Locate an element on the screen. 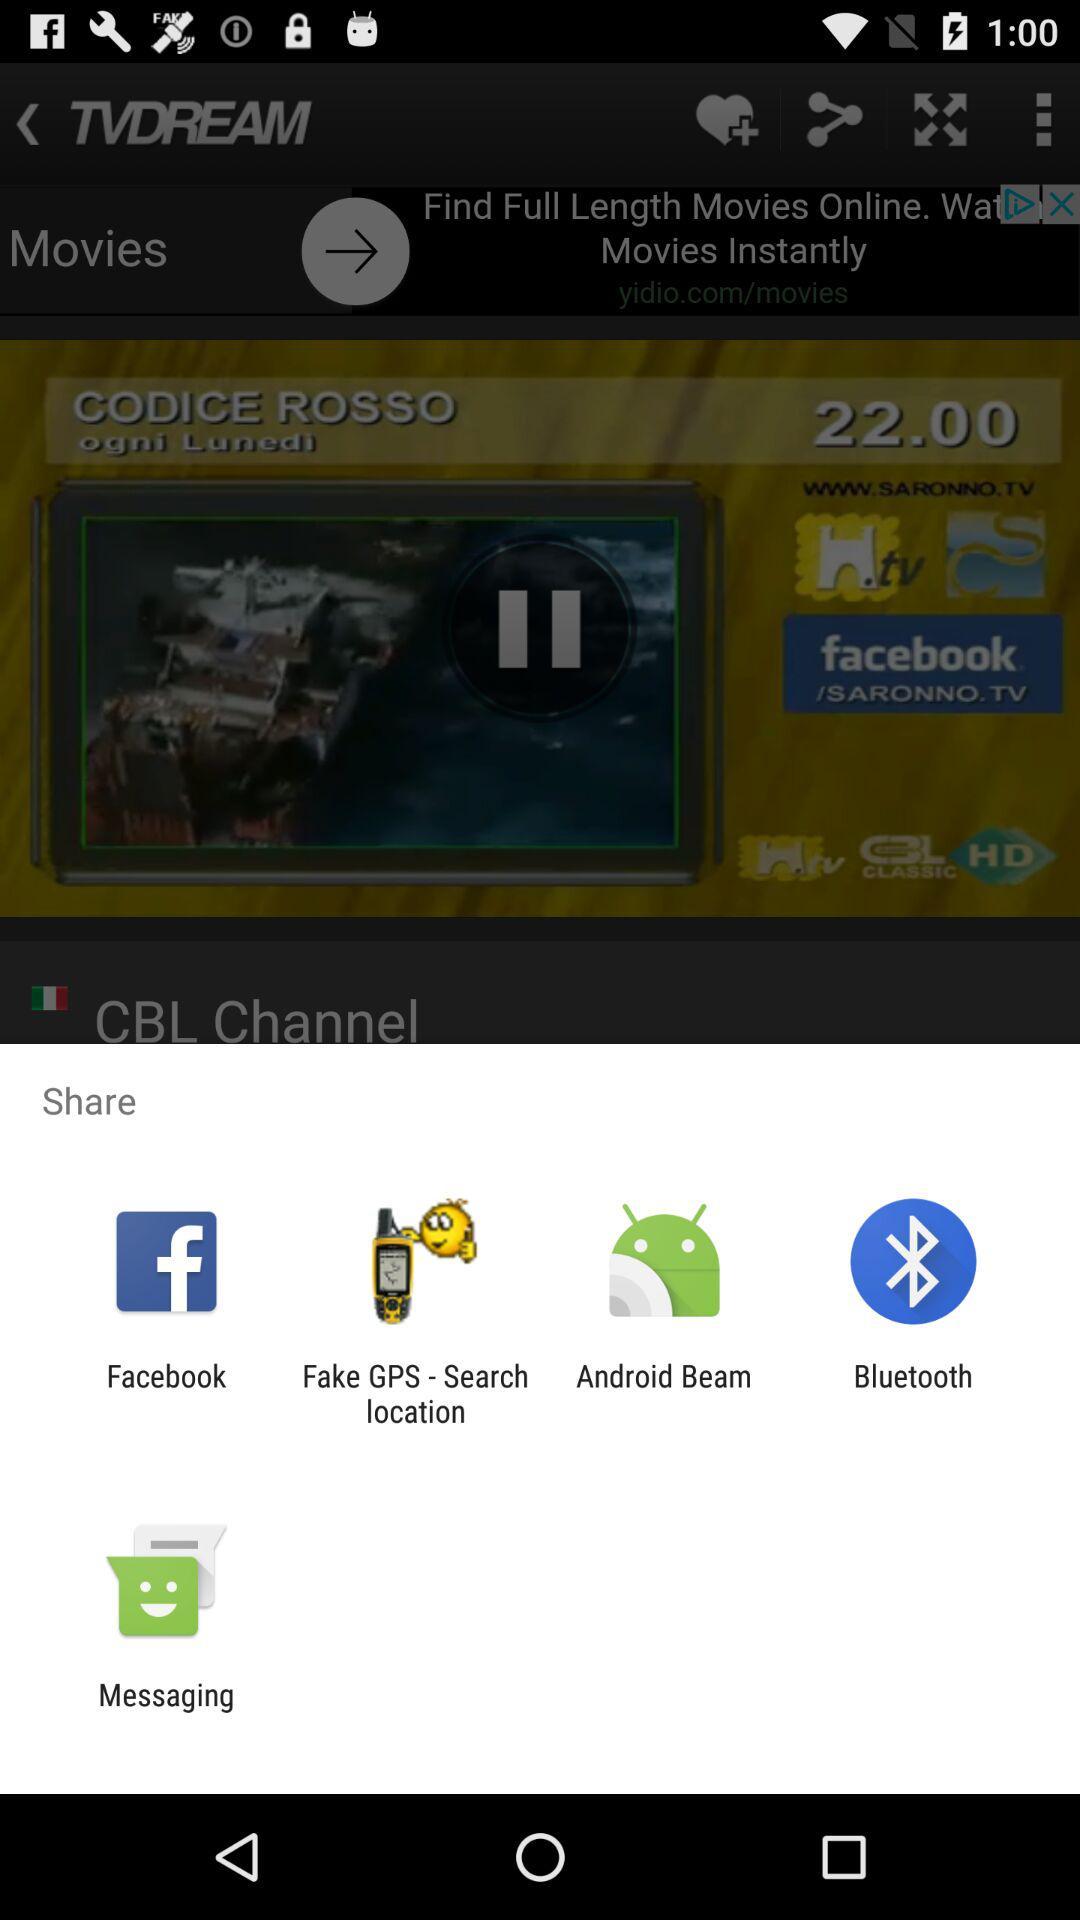  icon next to the fake gps search app is located at coordinates (165, 1392).